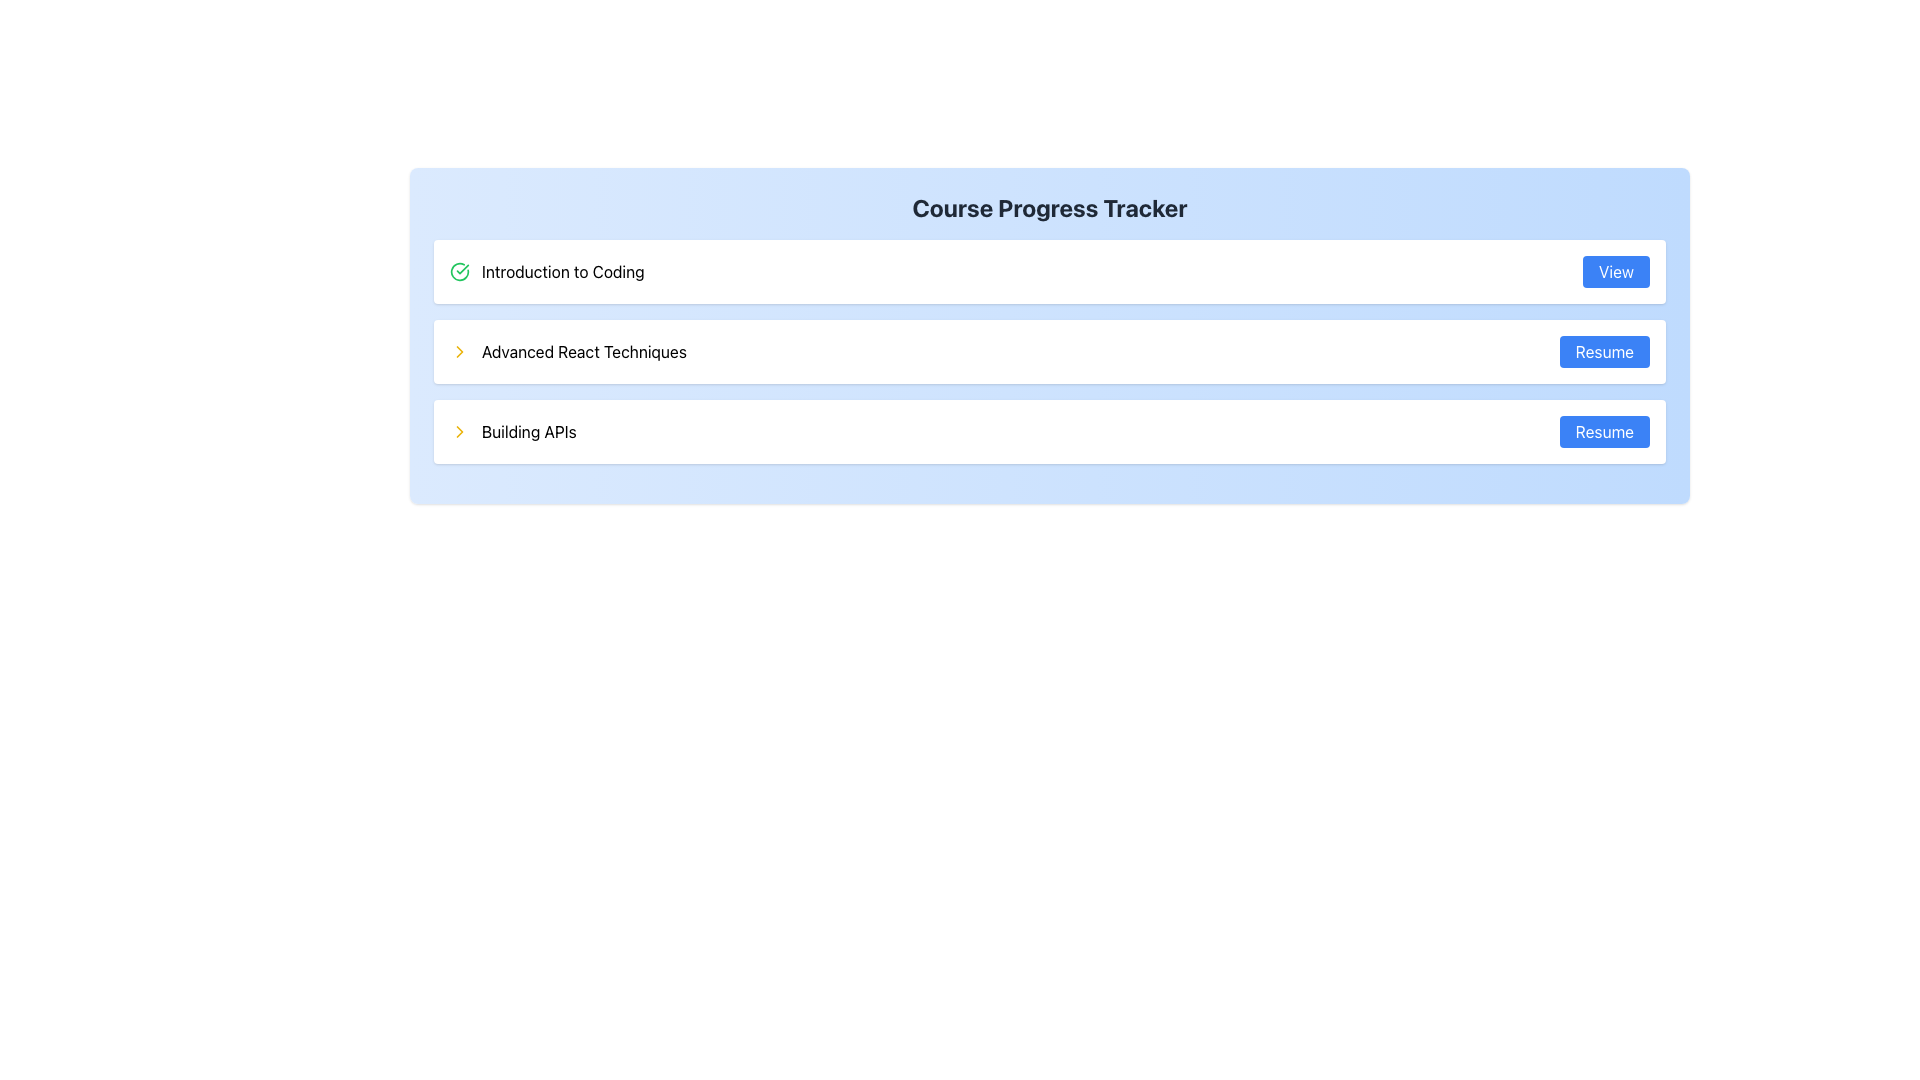 The image size is (1920, 1080). I want to click on the 'Introduction to Coding' label with the green checkmark icon in the first card under 'Course Progress Tracker', so click(547, 272).